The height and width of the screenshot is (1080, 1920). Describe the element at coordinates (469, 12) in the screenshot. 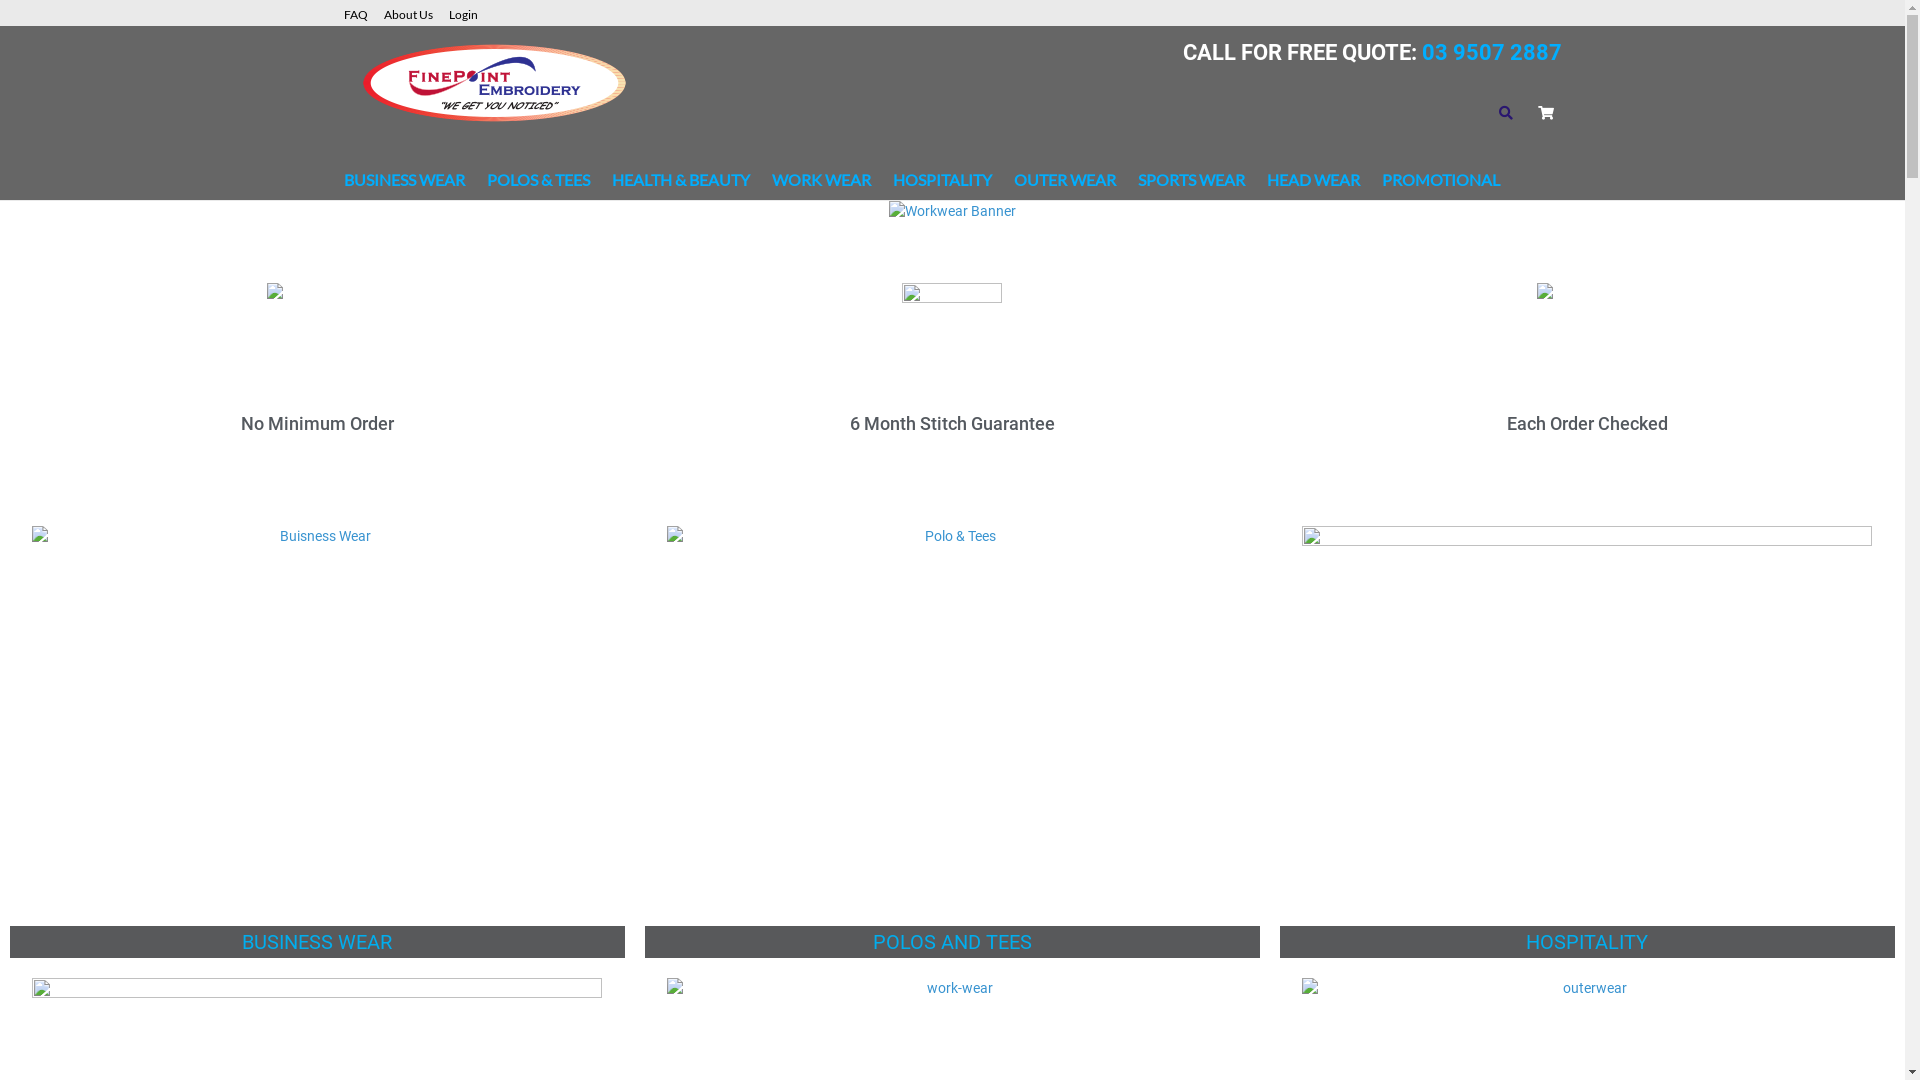

I see `'Login'` at that location.